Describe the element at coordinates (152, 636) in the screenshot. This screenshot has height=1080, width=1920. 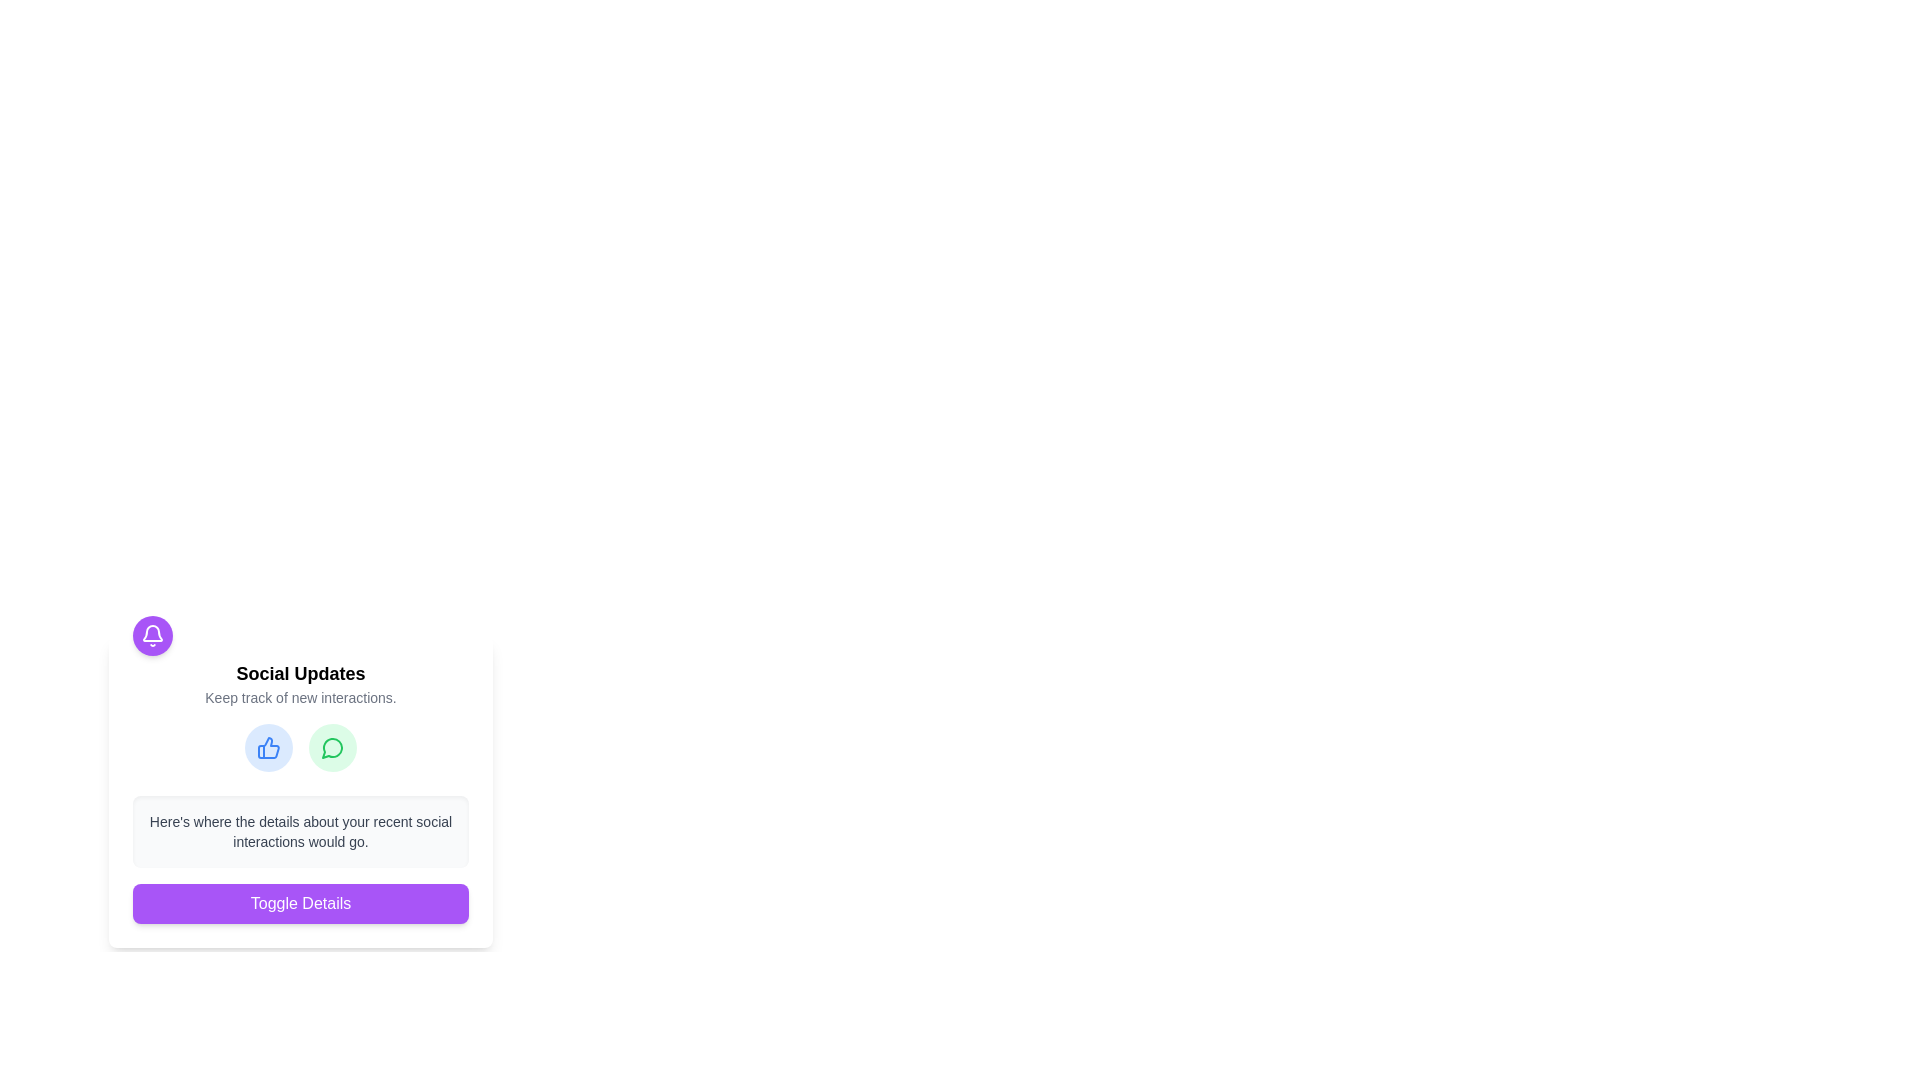
I see `the notification icon button located at the top-left position of the interface, above the title 'Social Updates', to interact with it` at that location.